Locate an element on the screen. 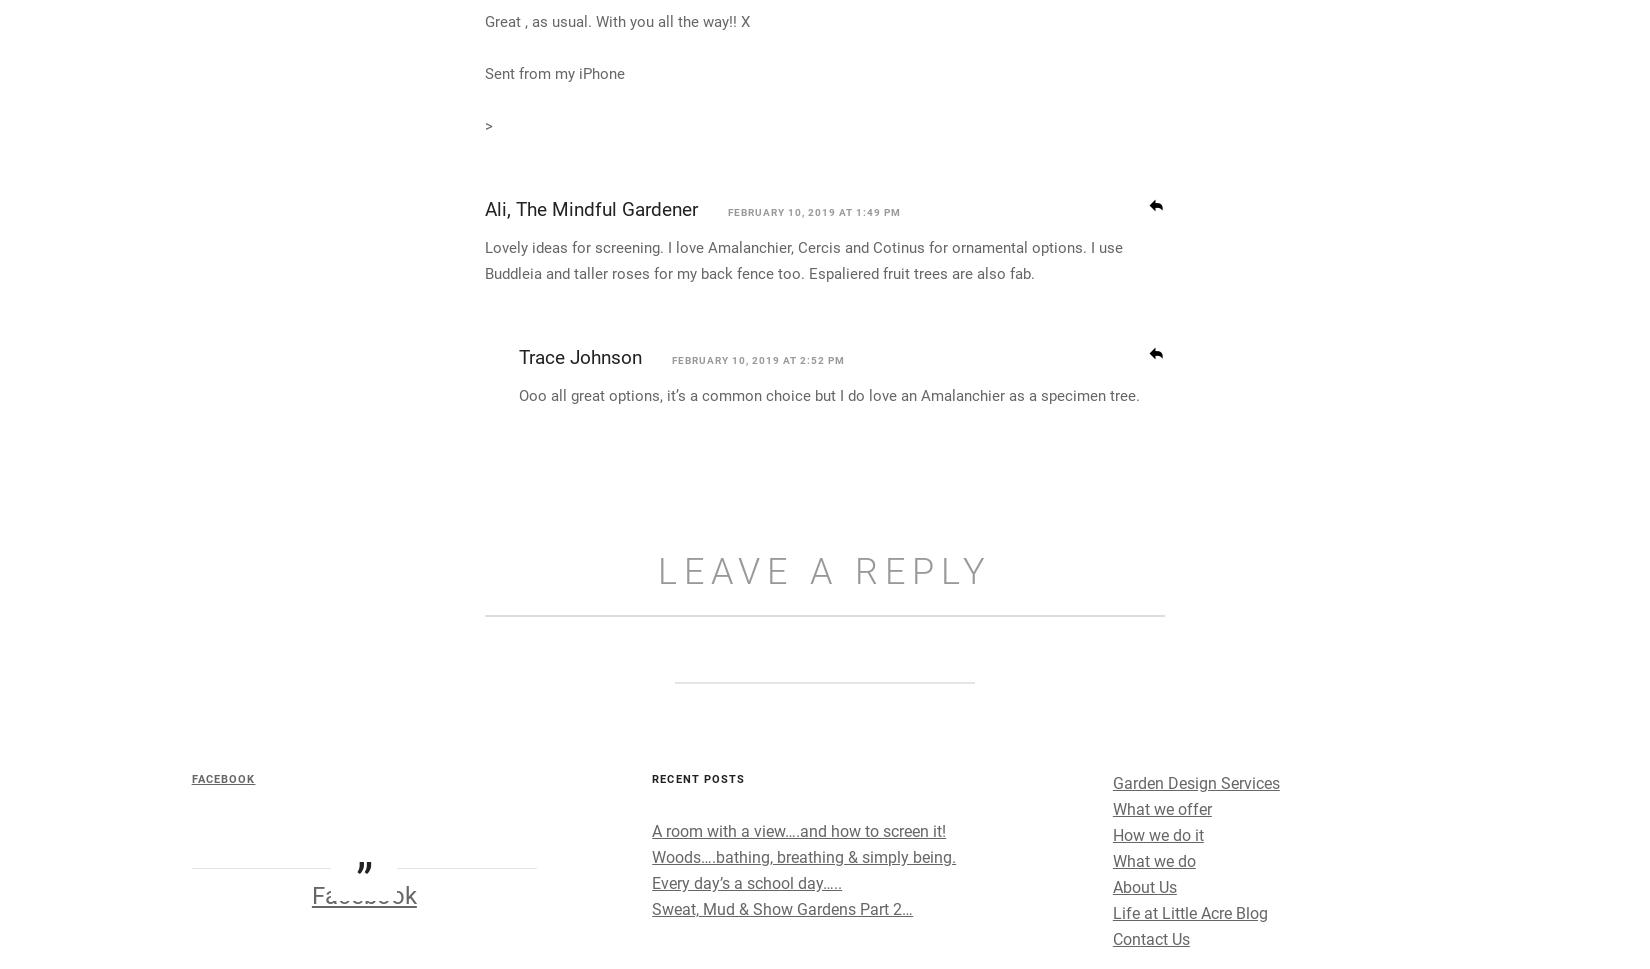  'Sent from my iPhone' is located at coordinates (554, 252).